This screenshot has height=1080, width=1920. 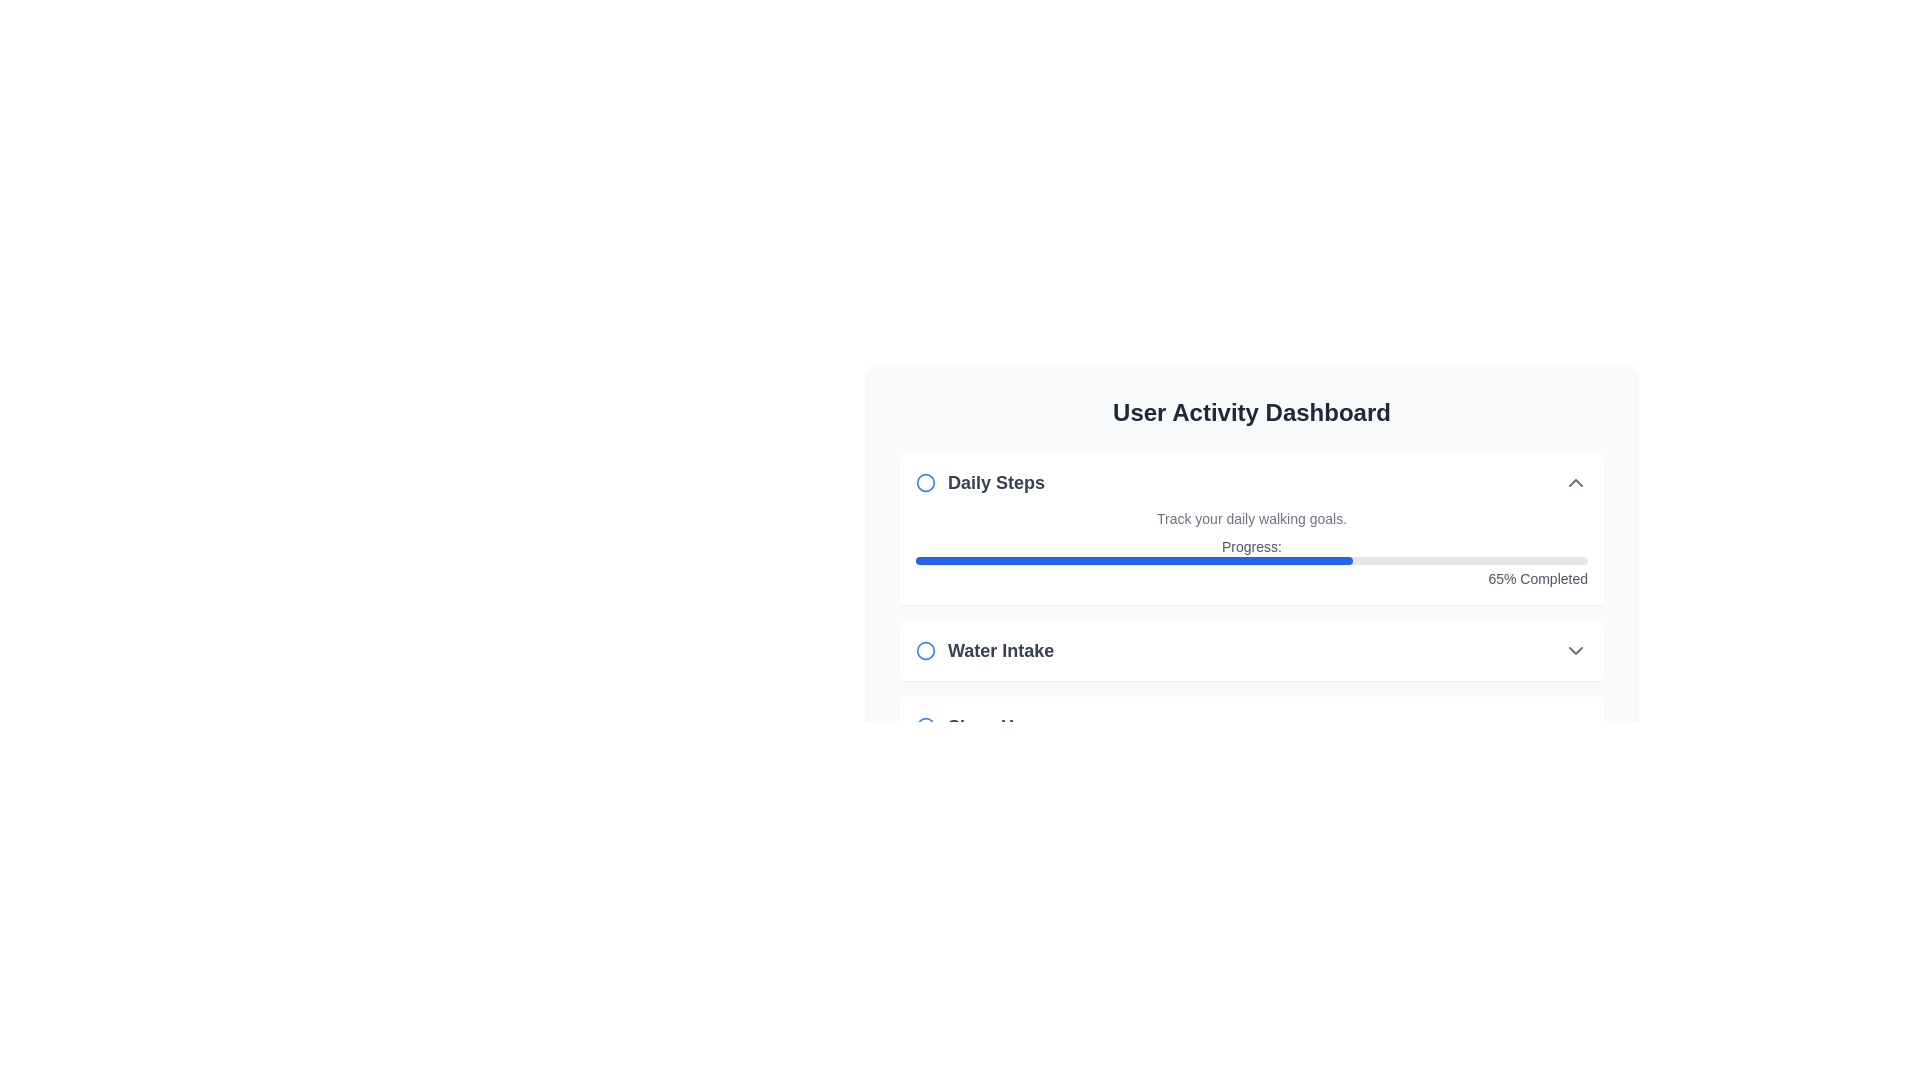 I want to click on the 'Sleep Hours' icon located in the third section of the 'User Activity Dashboard', to the left of the 'Sleep Hours' text label, so click(x=925, y=726).